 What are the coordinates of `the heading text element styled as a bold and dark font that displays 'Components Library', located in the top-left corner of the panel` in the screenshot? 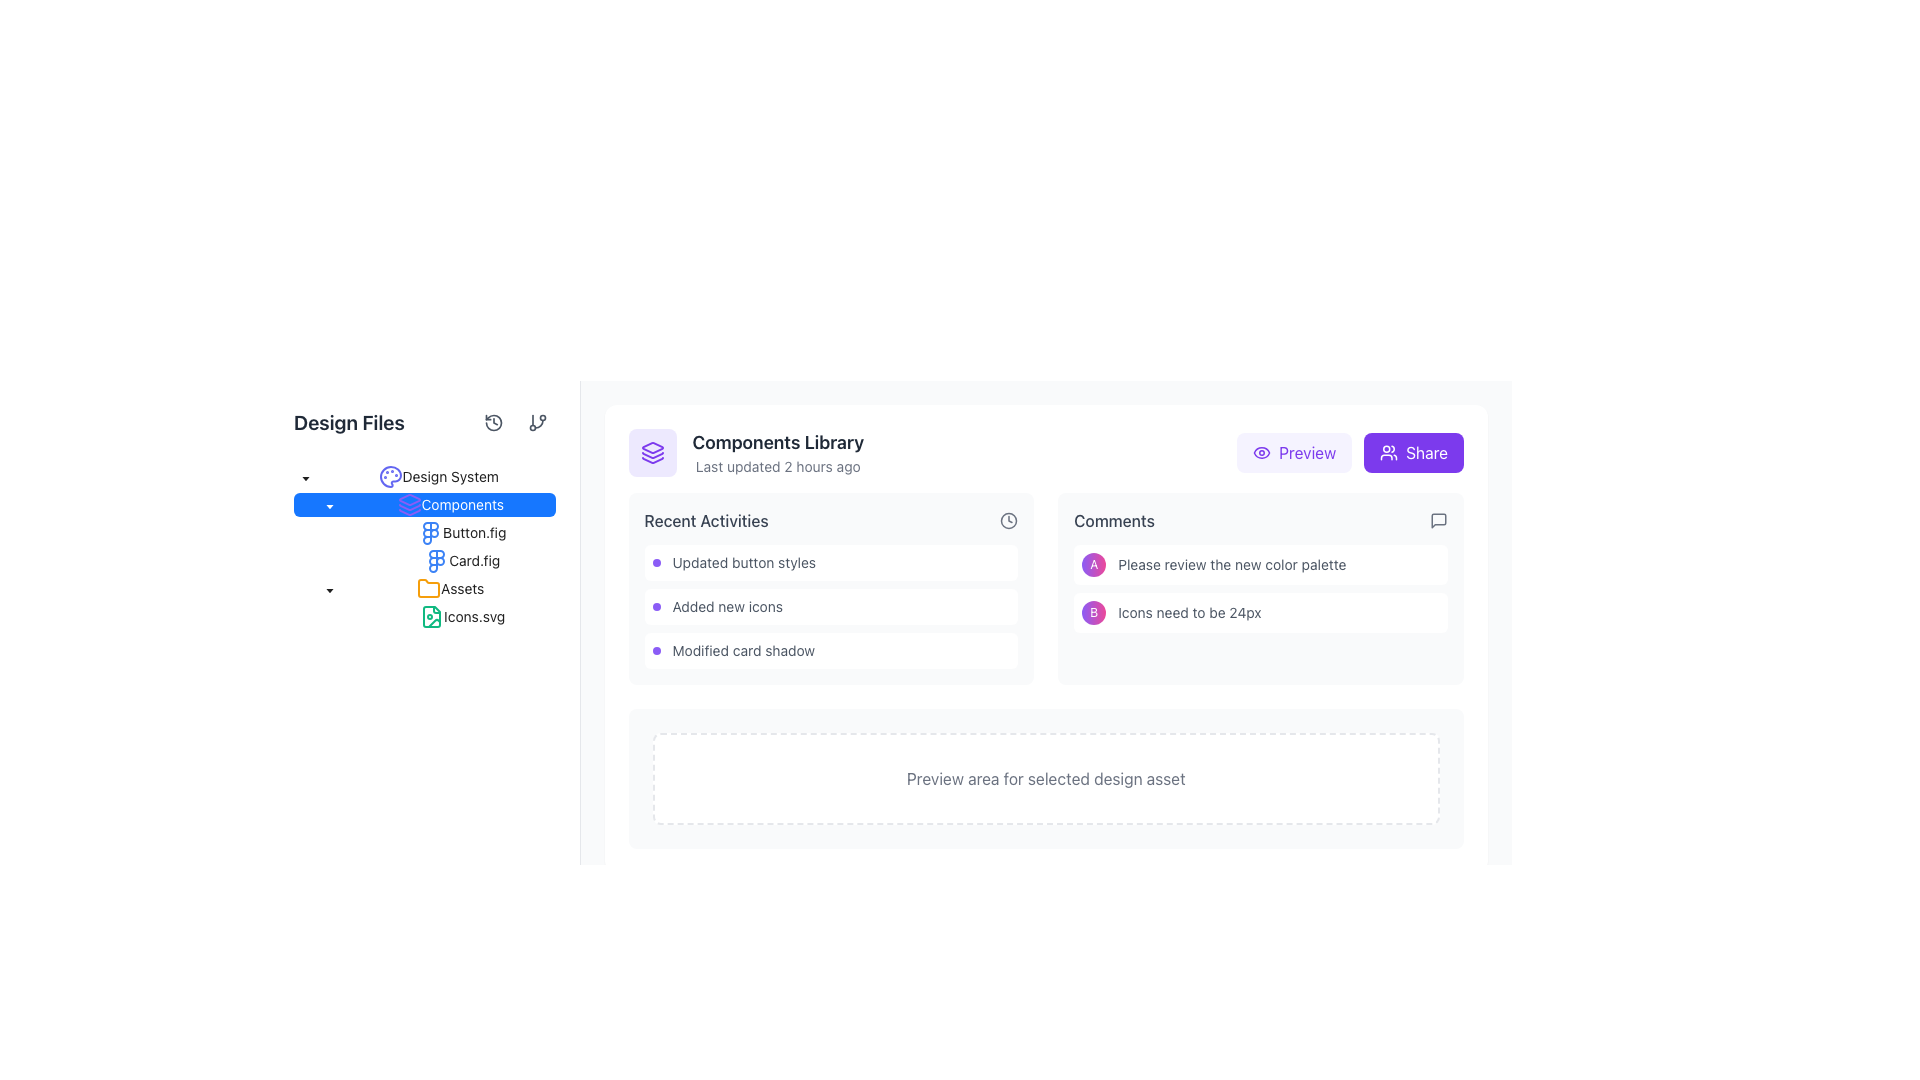 It's located at (777, 442).